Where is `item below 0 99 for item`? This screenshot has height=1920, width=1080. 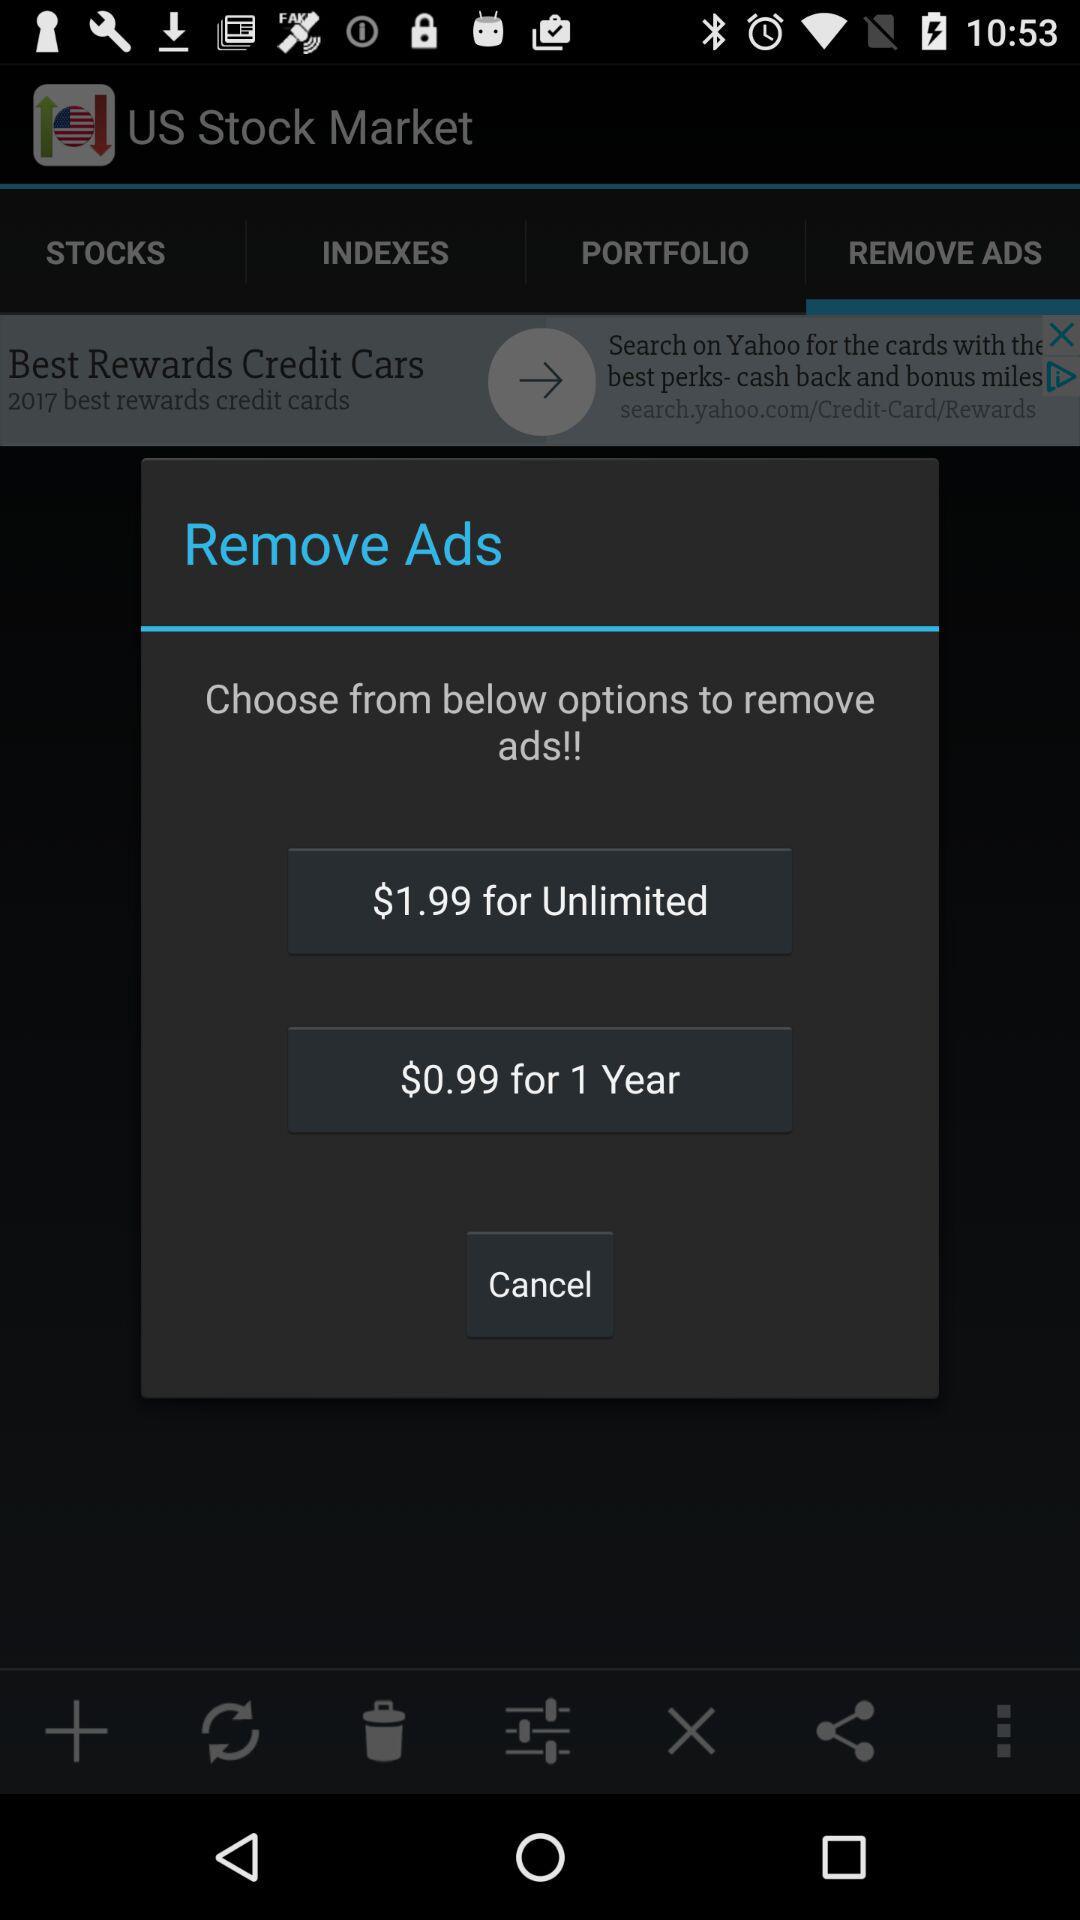
item below 0 99 for item is located at coordinates (540, 1283).